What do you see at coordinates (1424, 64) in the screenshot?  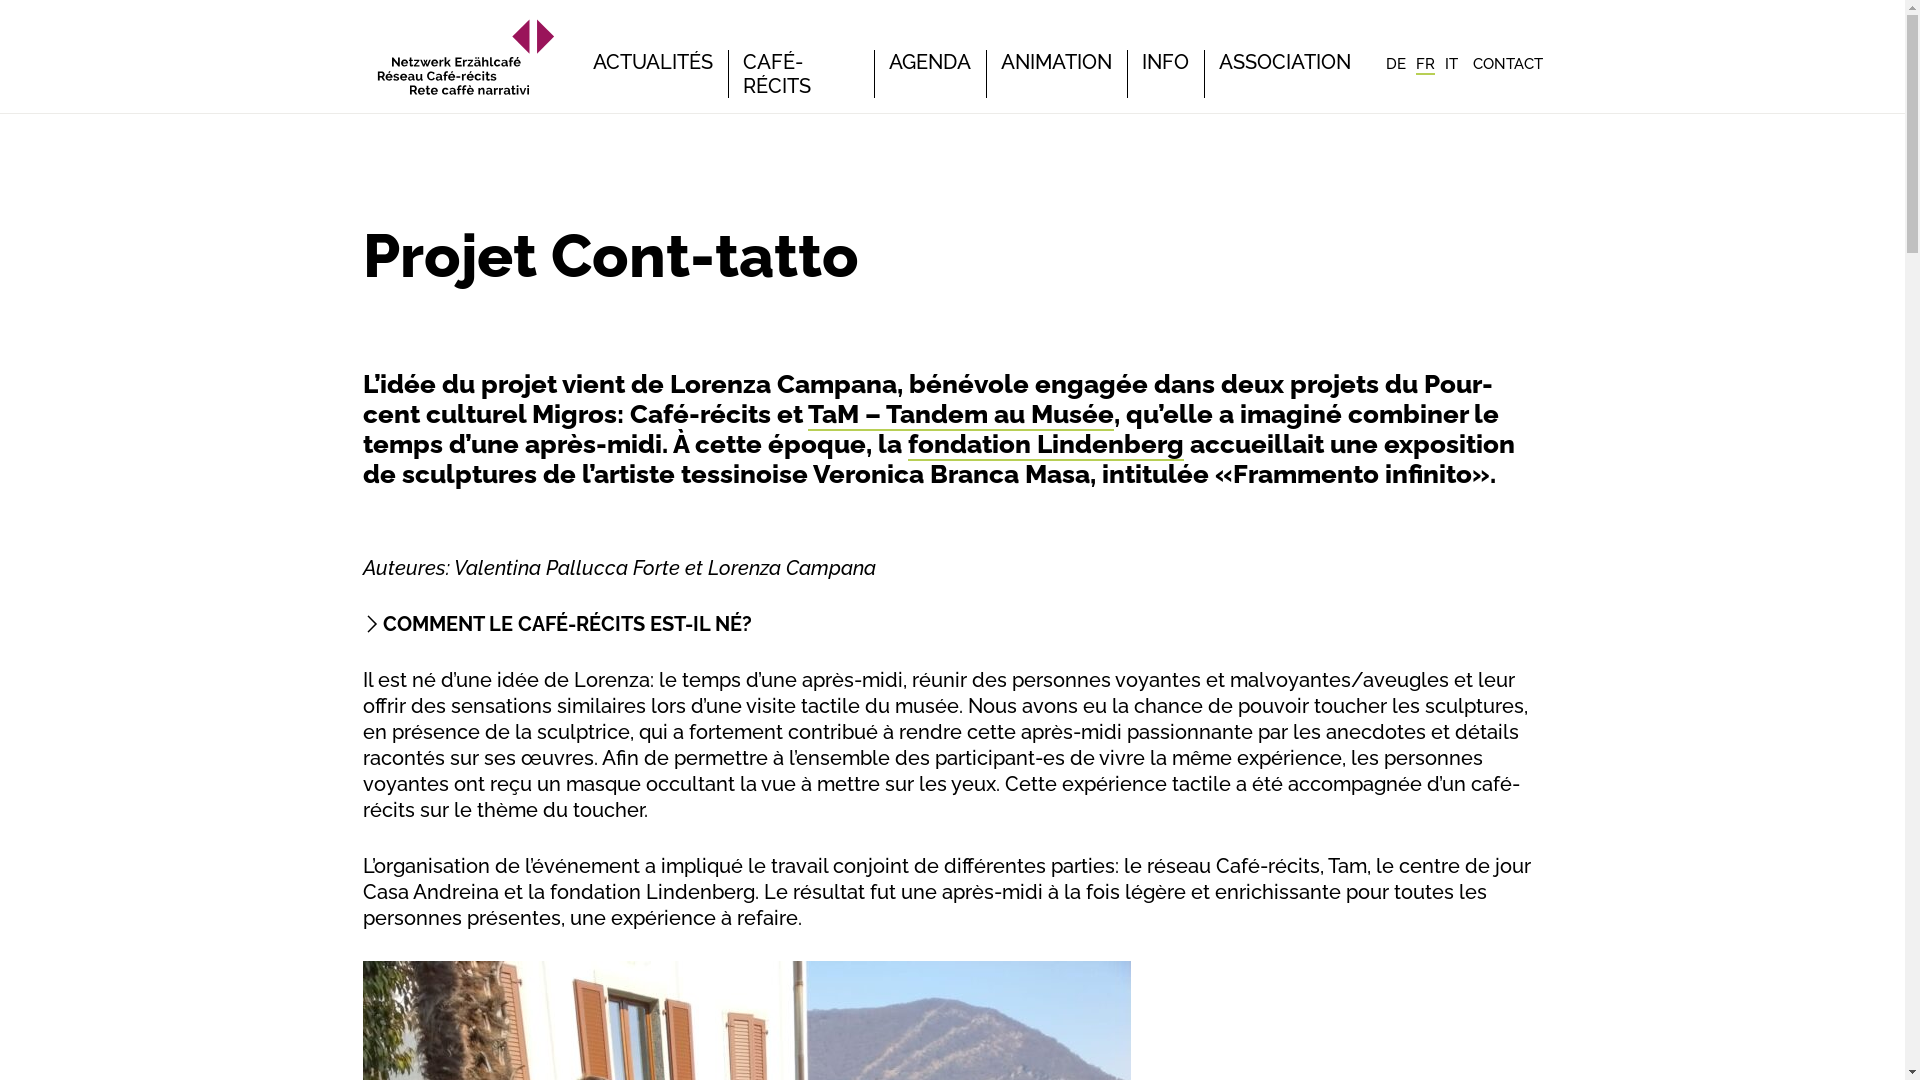 I see `'FR'` at bounding box center [1424, 64].